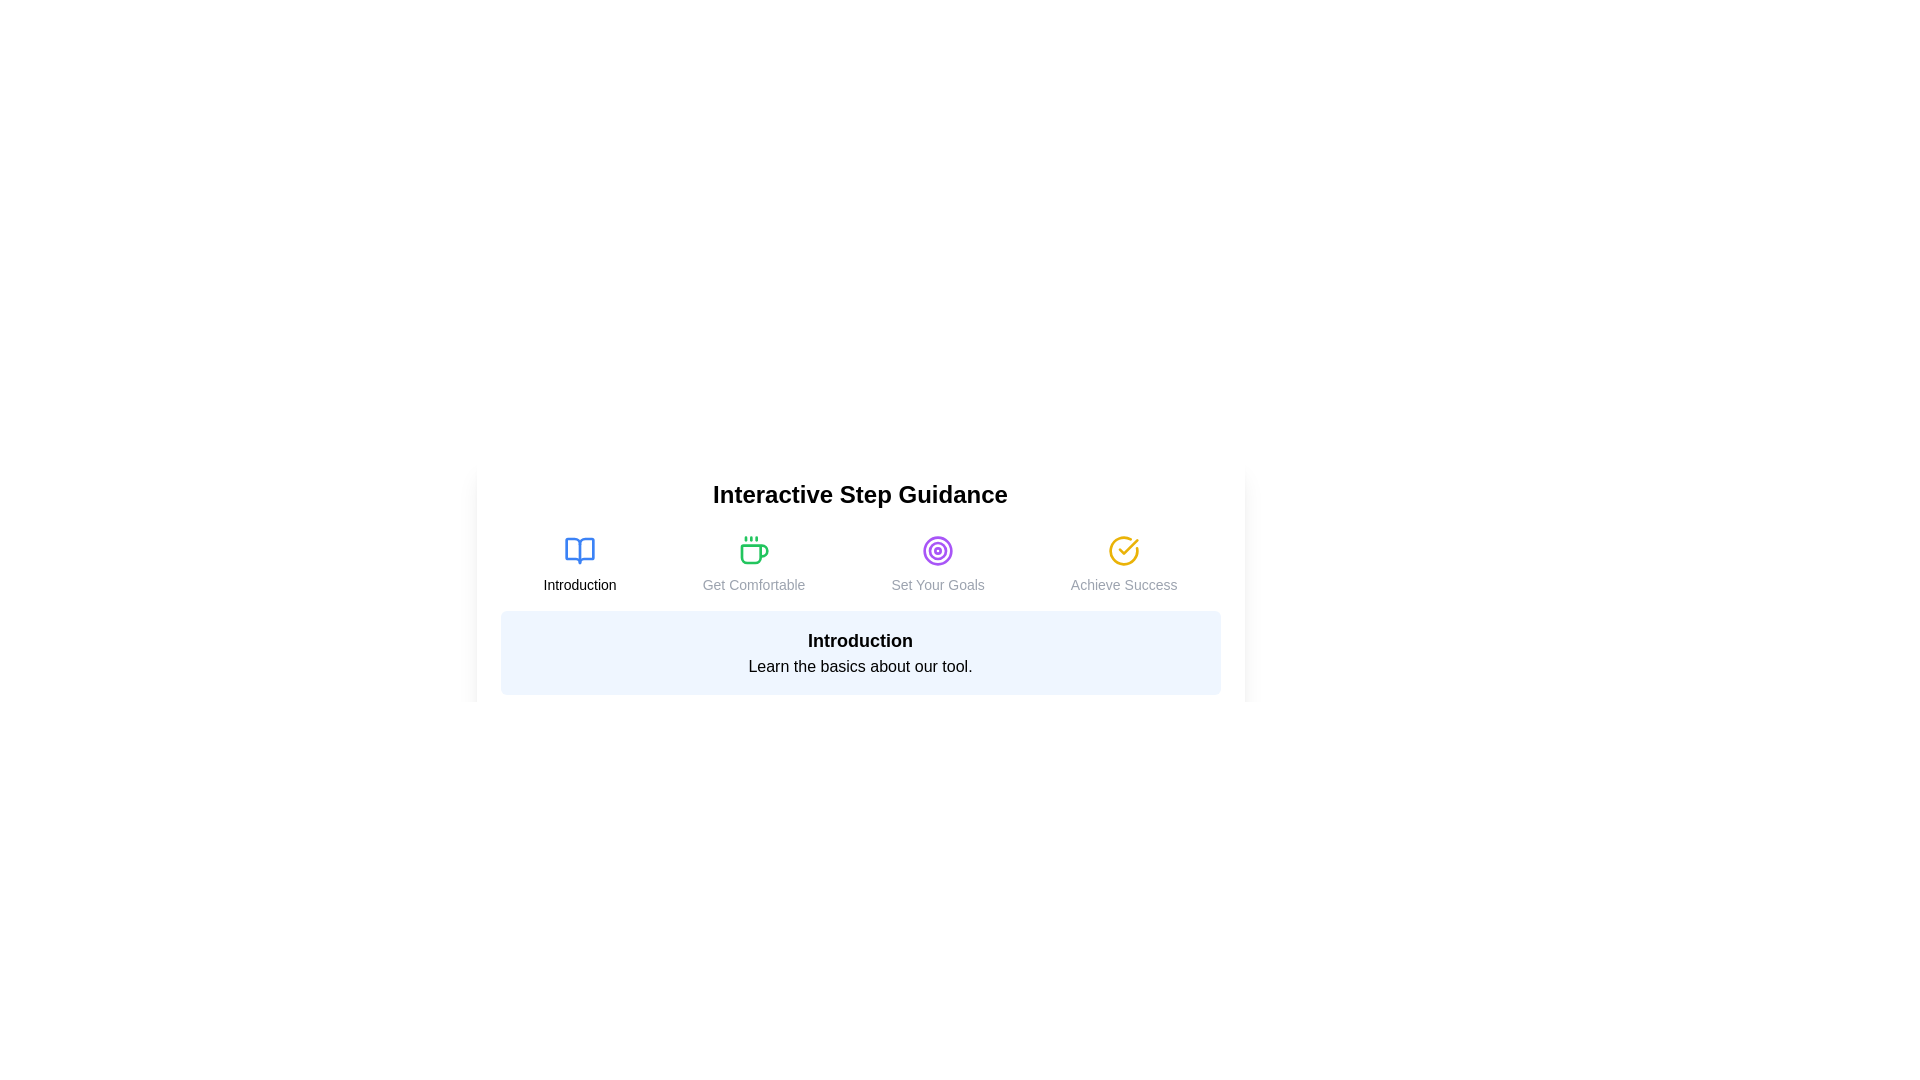 The height and width of the screenshot is (1080, 1920). What do you see at coordinates (752, 564) in the screenshot?
I see `the green coffee cup icon labeled 'Get Comfortable'` at bounding box center [752, 564].